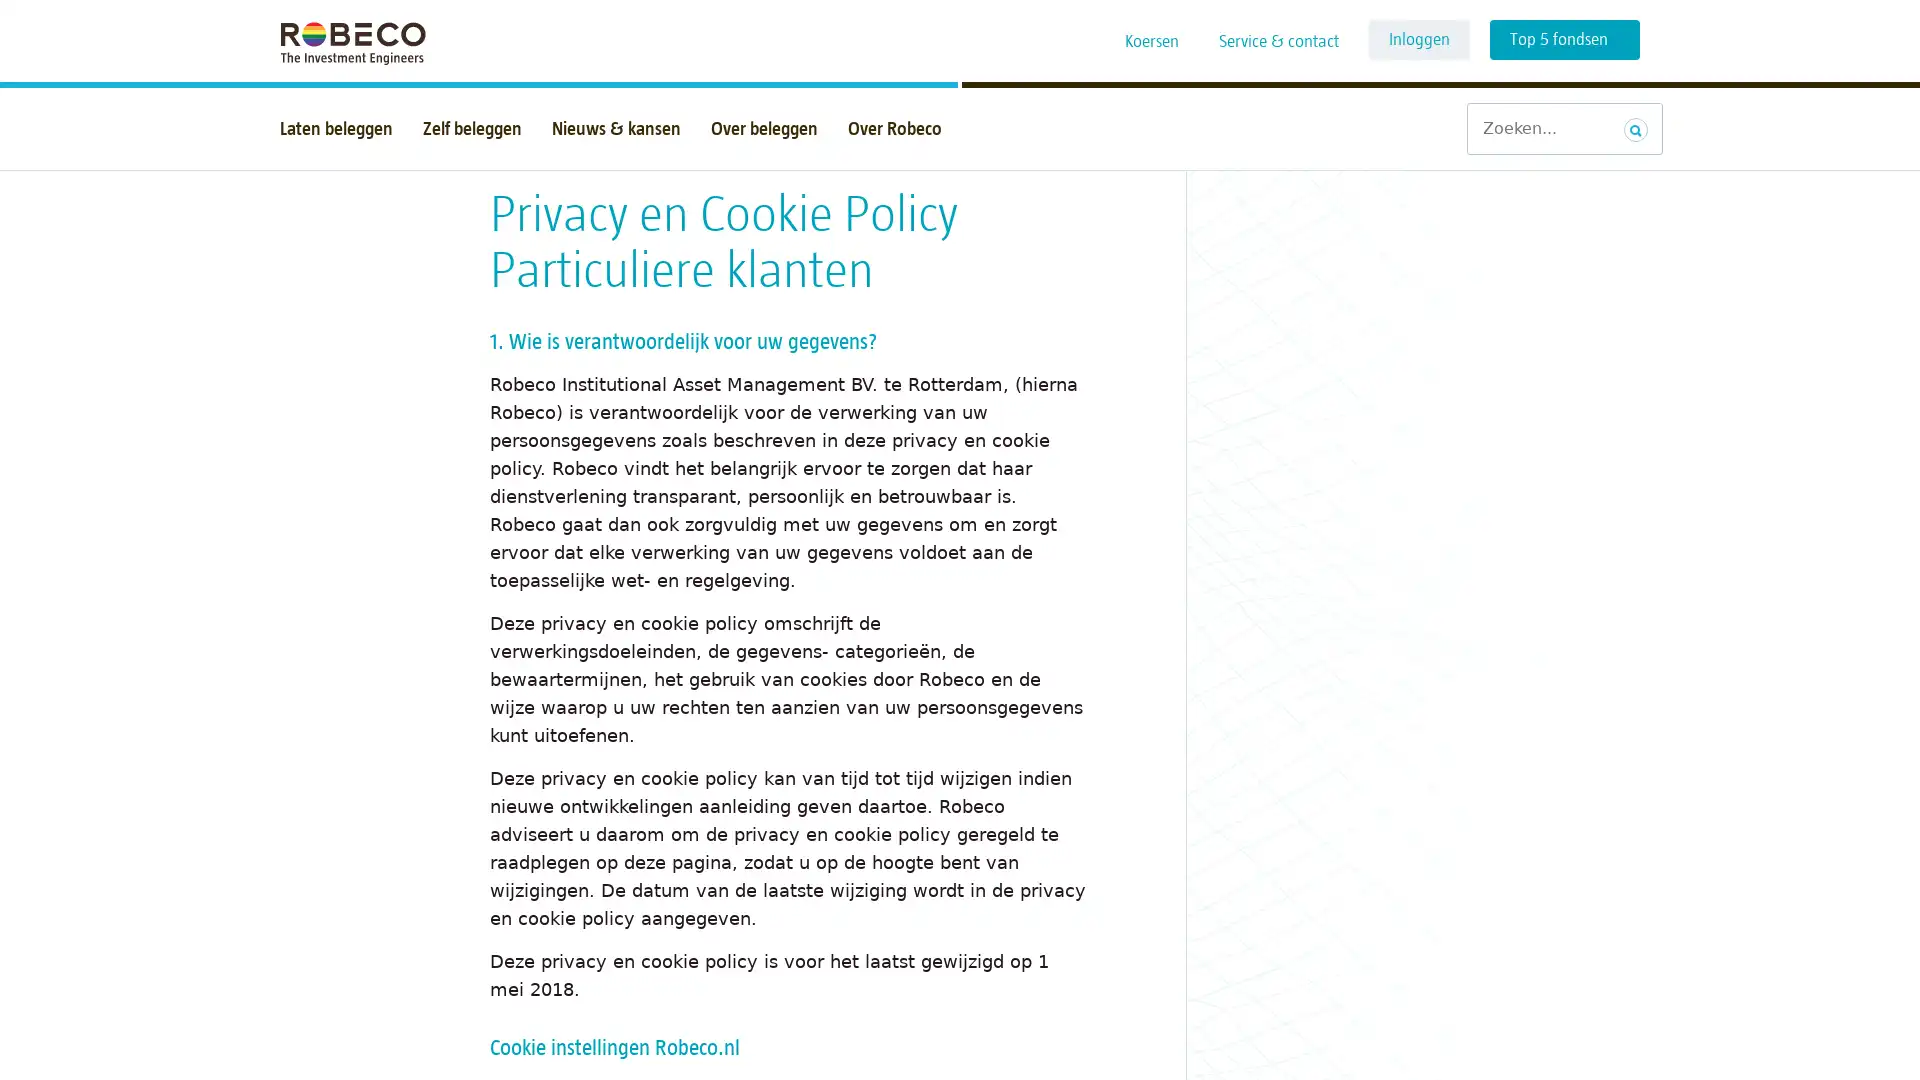 The image size is (1920, 1080). I want to click on Laten beleggen, so click(336, 128).